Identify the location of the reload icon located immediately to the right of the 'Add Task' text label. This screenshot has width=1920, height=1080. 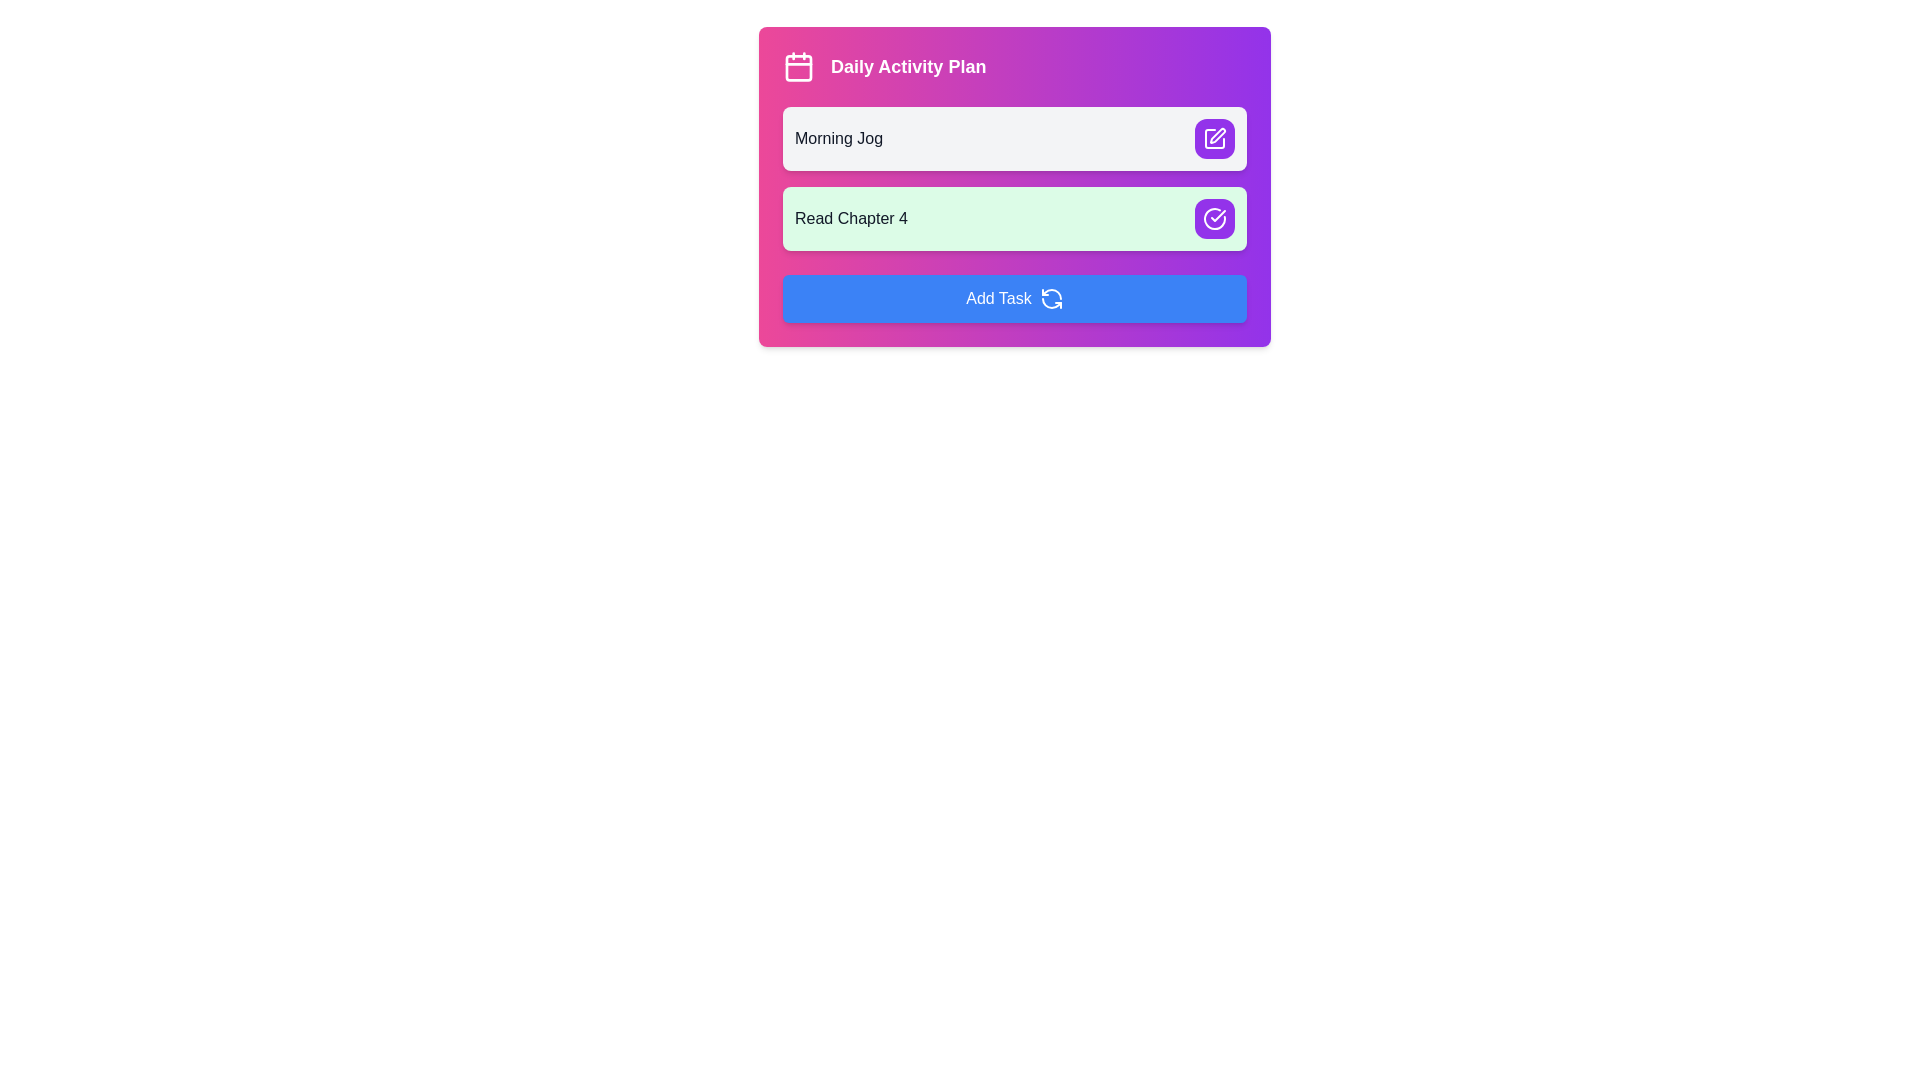
(1050, 299).